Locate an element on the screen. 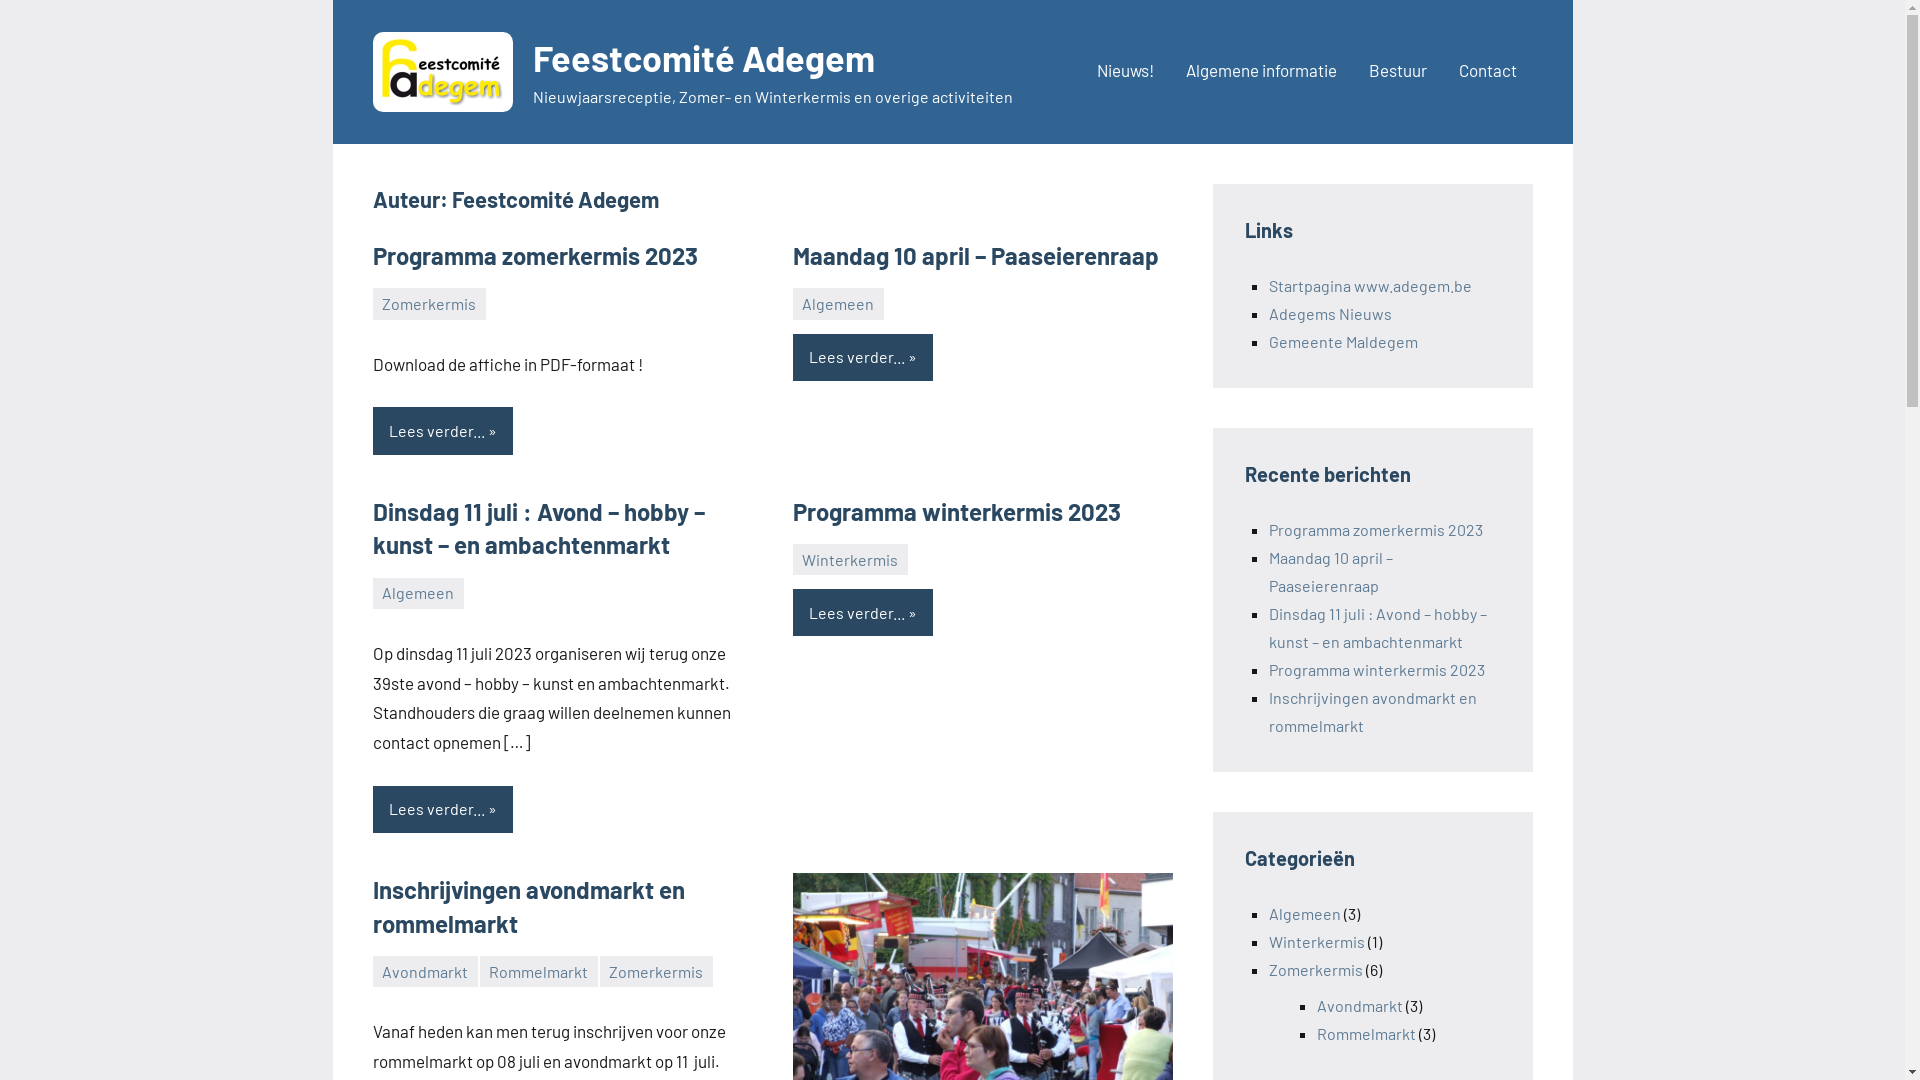 The image size is (1920, 1080). 'Gemeente Maldegem' is located at coordinates (1342, 340).